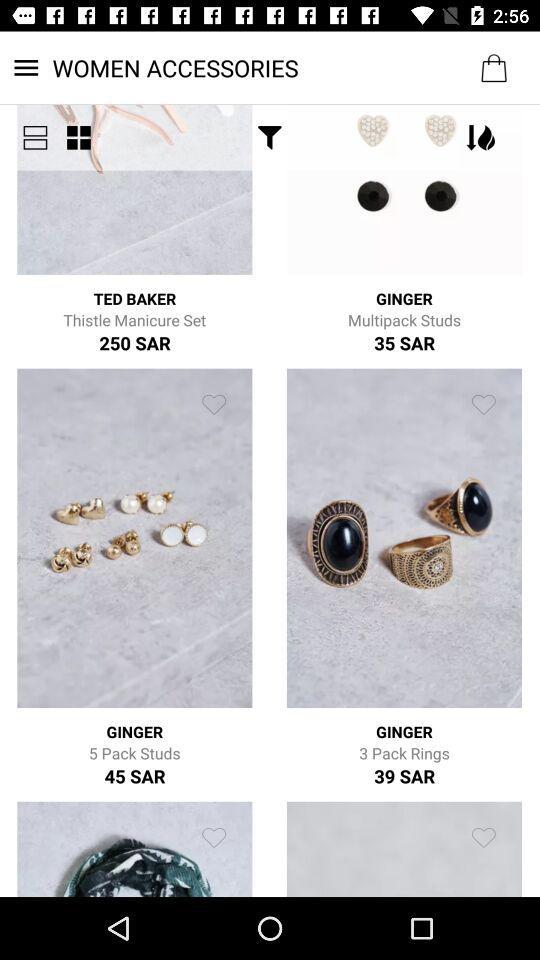 The width and height of the screenshot is (540, 960). What do you see at coordinates (35, 136) in the screenshot?
I see `item below women accessories icon` at bounding box center [35, 136].